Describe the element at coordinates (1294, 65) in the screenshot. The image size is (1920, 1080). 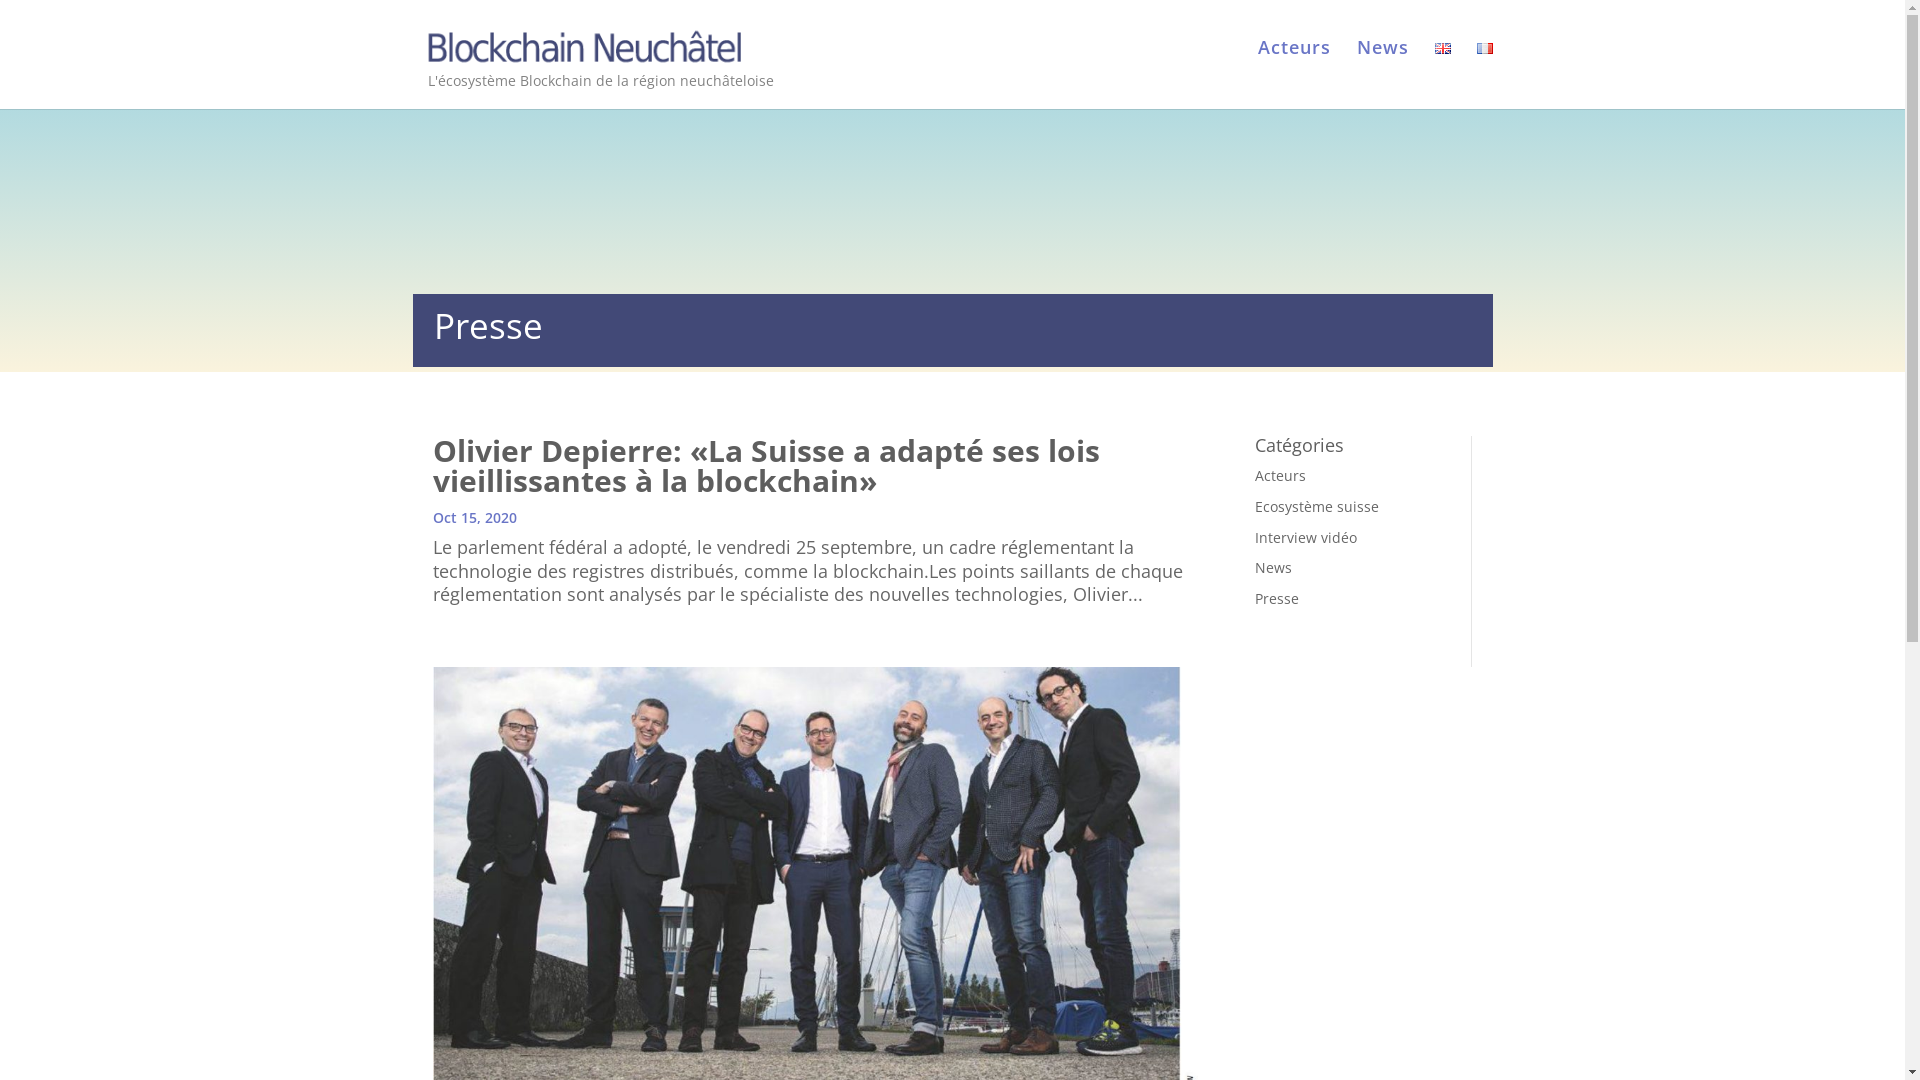
I see `'Acteurs'` at that location.